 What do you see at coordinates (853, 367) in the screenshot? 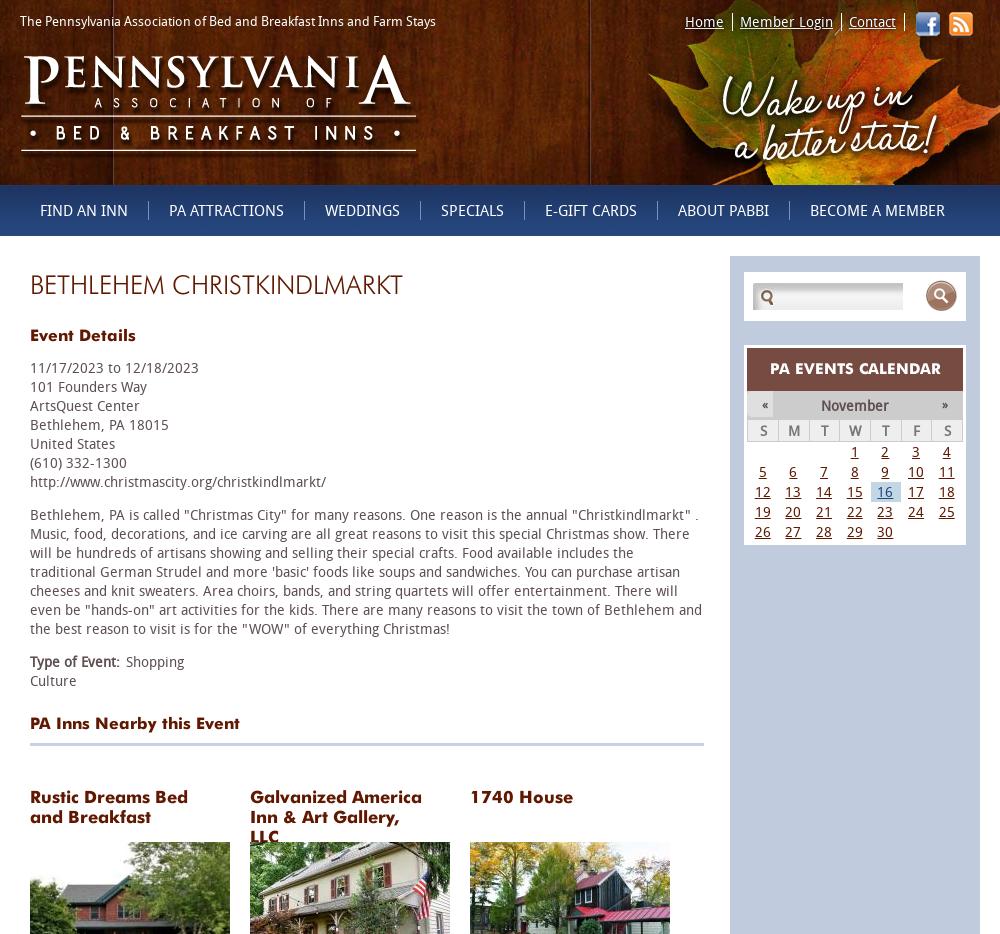
I see `'PA Events Calendar'` at bounding box center [853, 367].